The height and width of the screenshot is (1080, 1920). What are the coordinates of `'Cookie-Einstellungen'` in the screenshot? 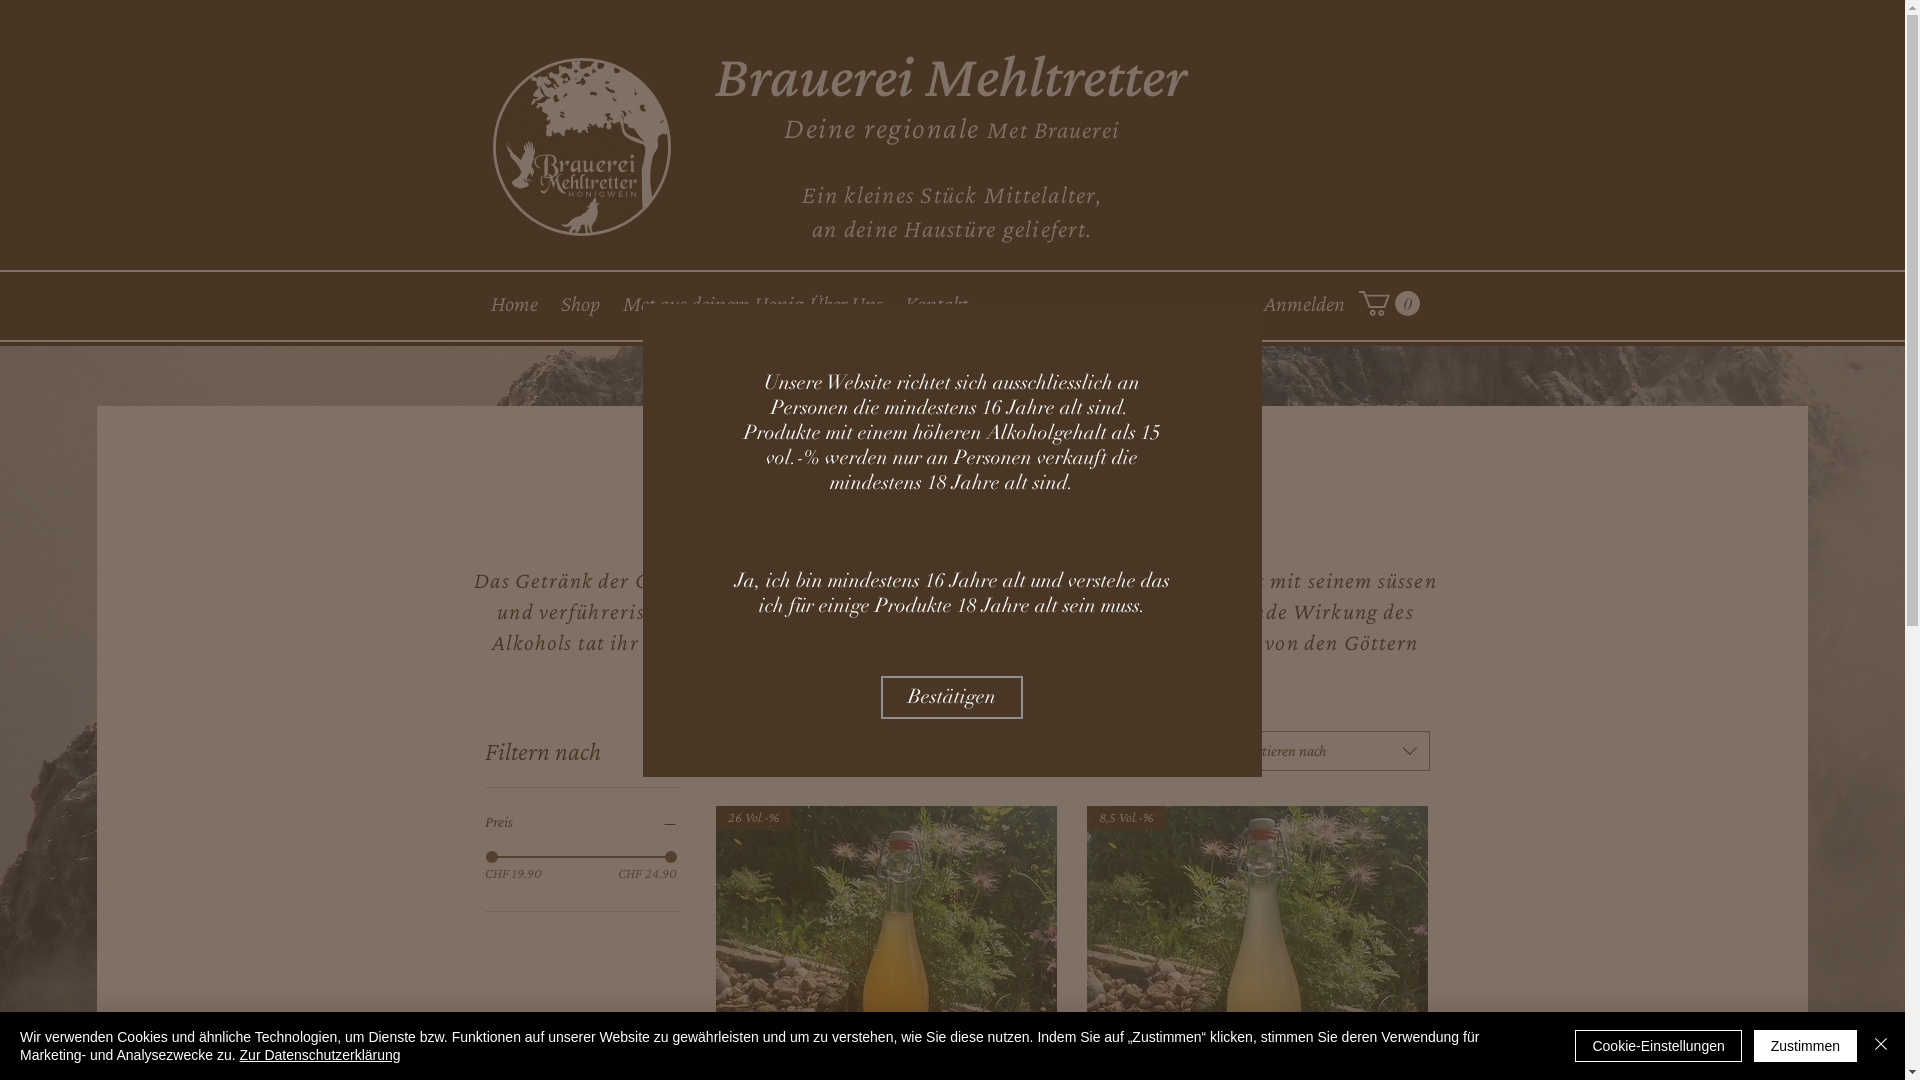 It's located at (1657, 1044).